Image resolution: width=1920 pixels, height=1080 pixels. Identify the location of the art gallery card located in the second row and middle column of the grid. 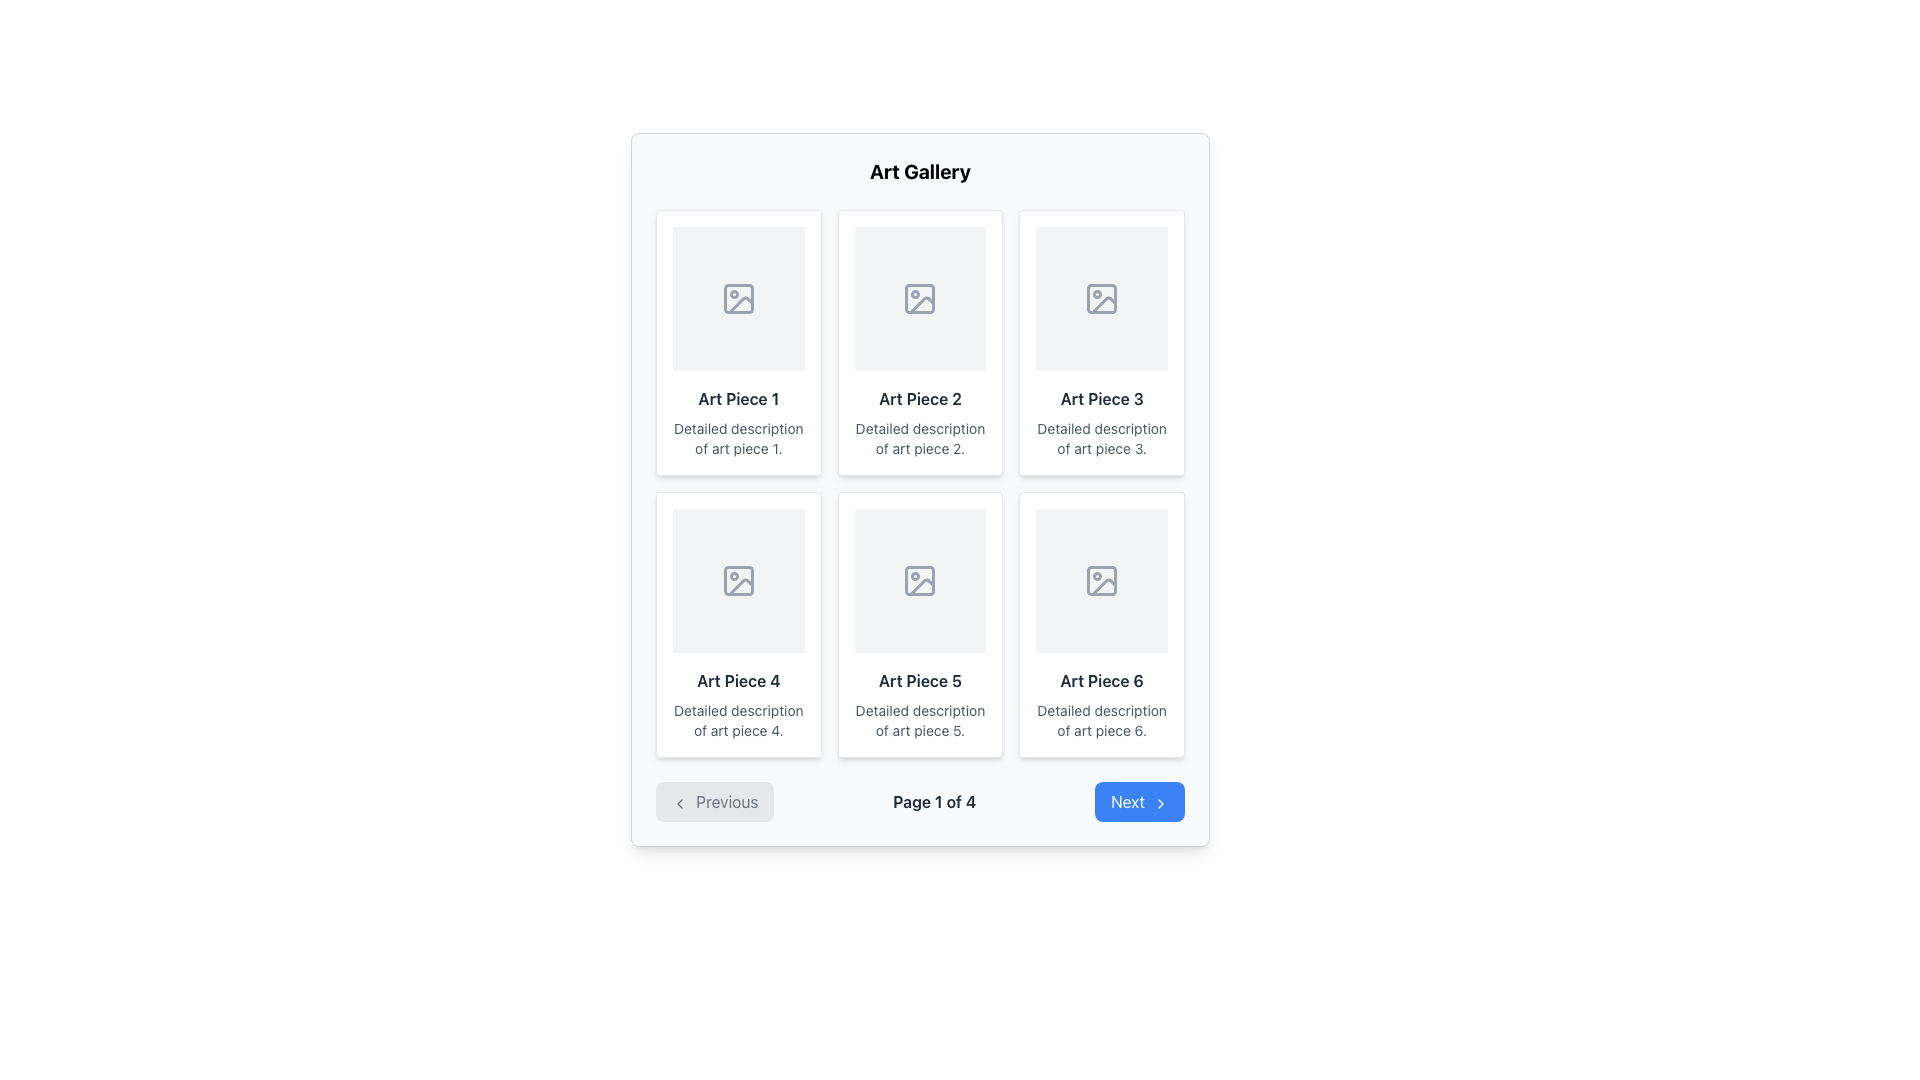
(919, 623).